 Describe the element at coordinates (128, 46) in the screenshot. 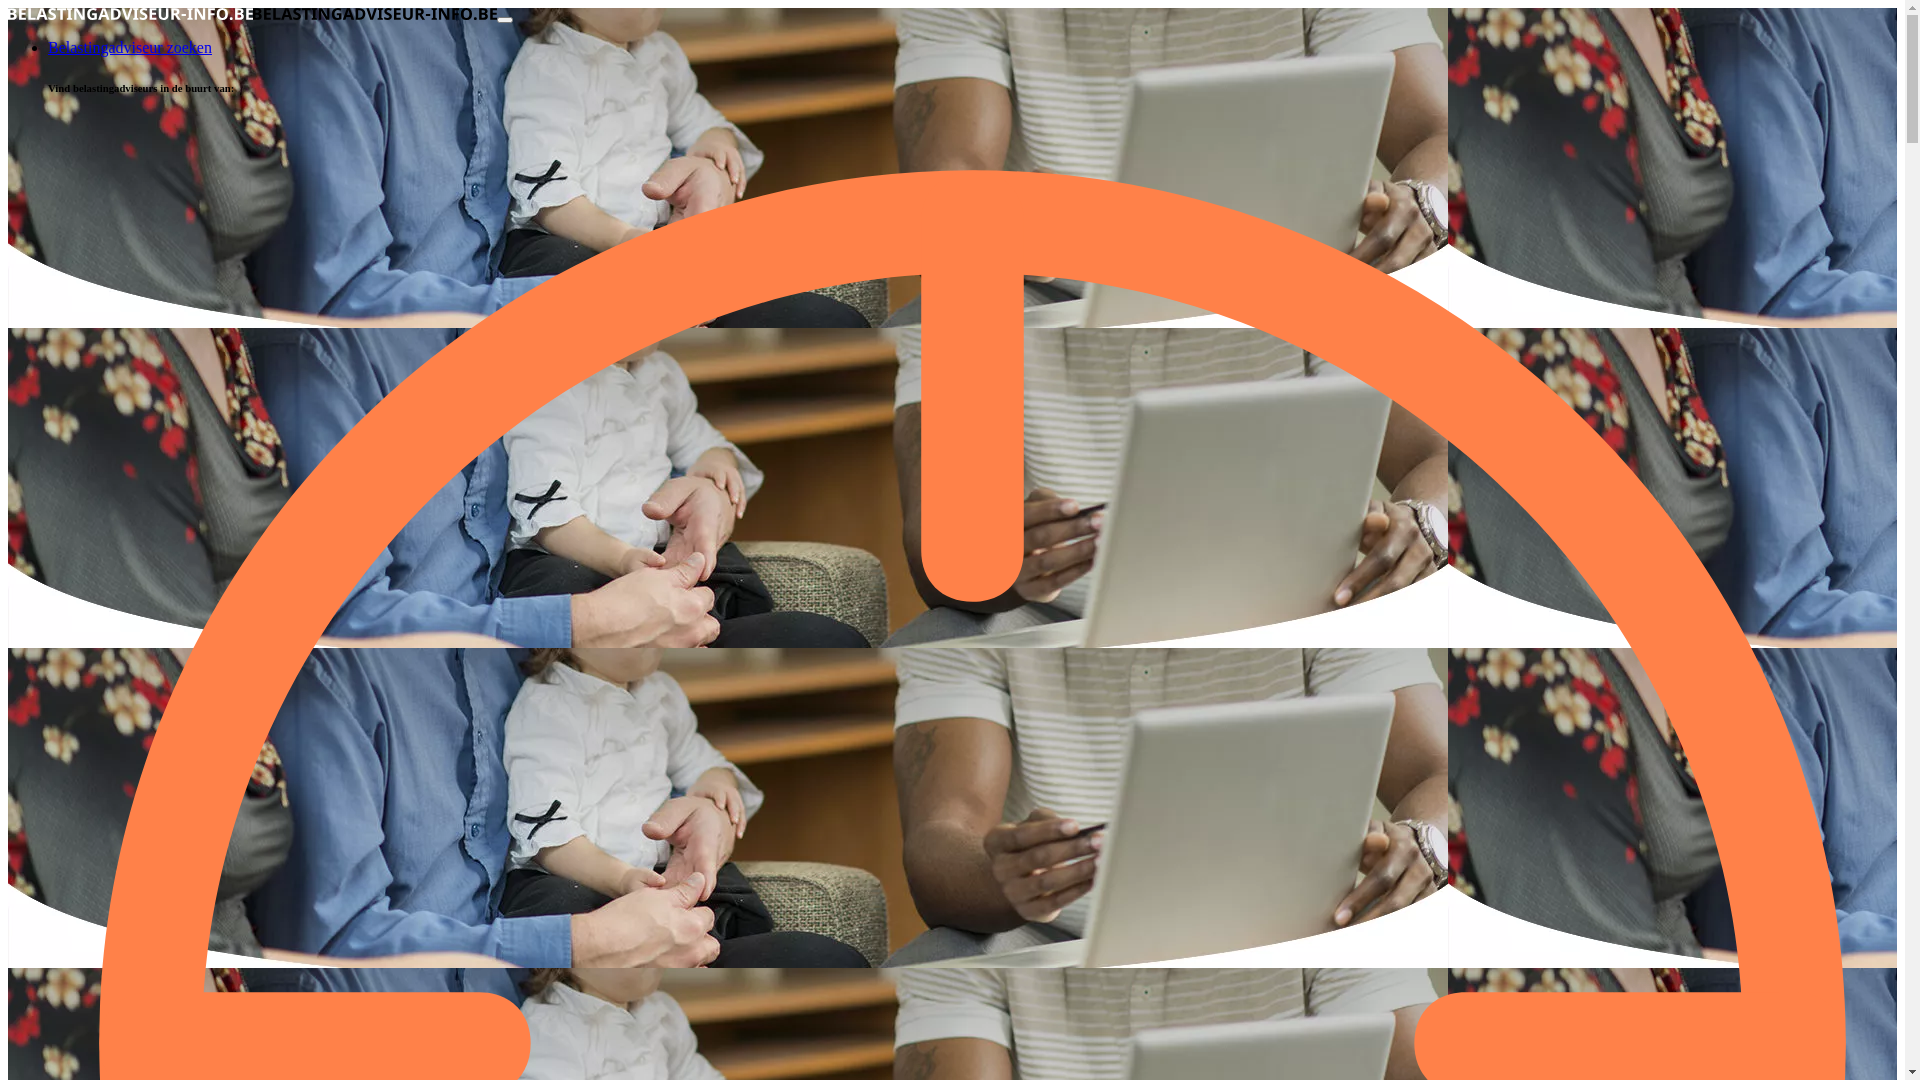

I see `'Belastingadviseur zoeken'` at that location.